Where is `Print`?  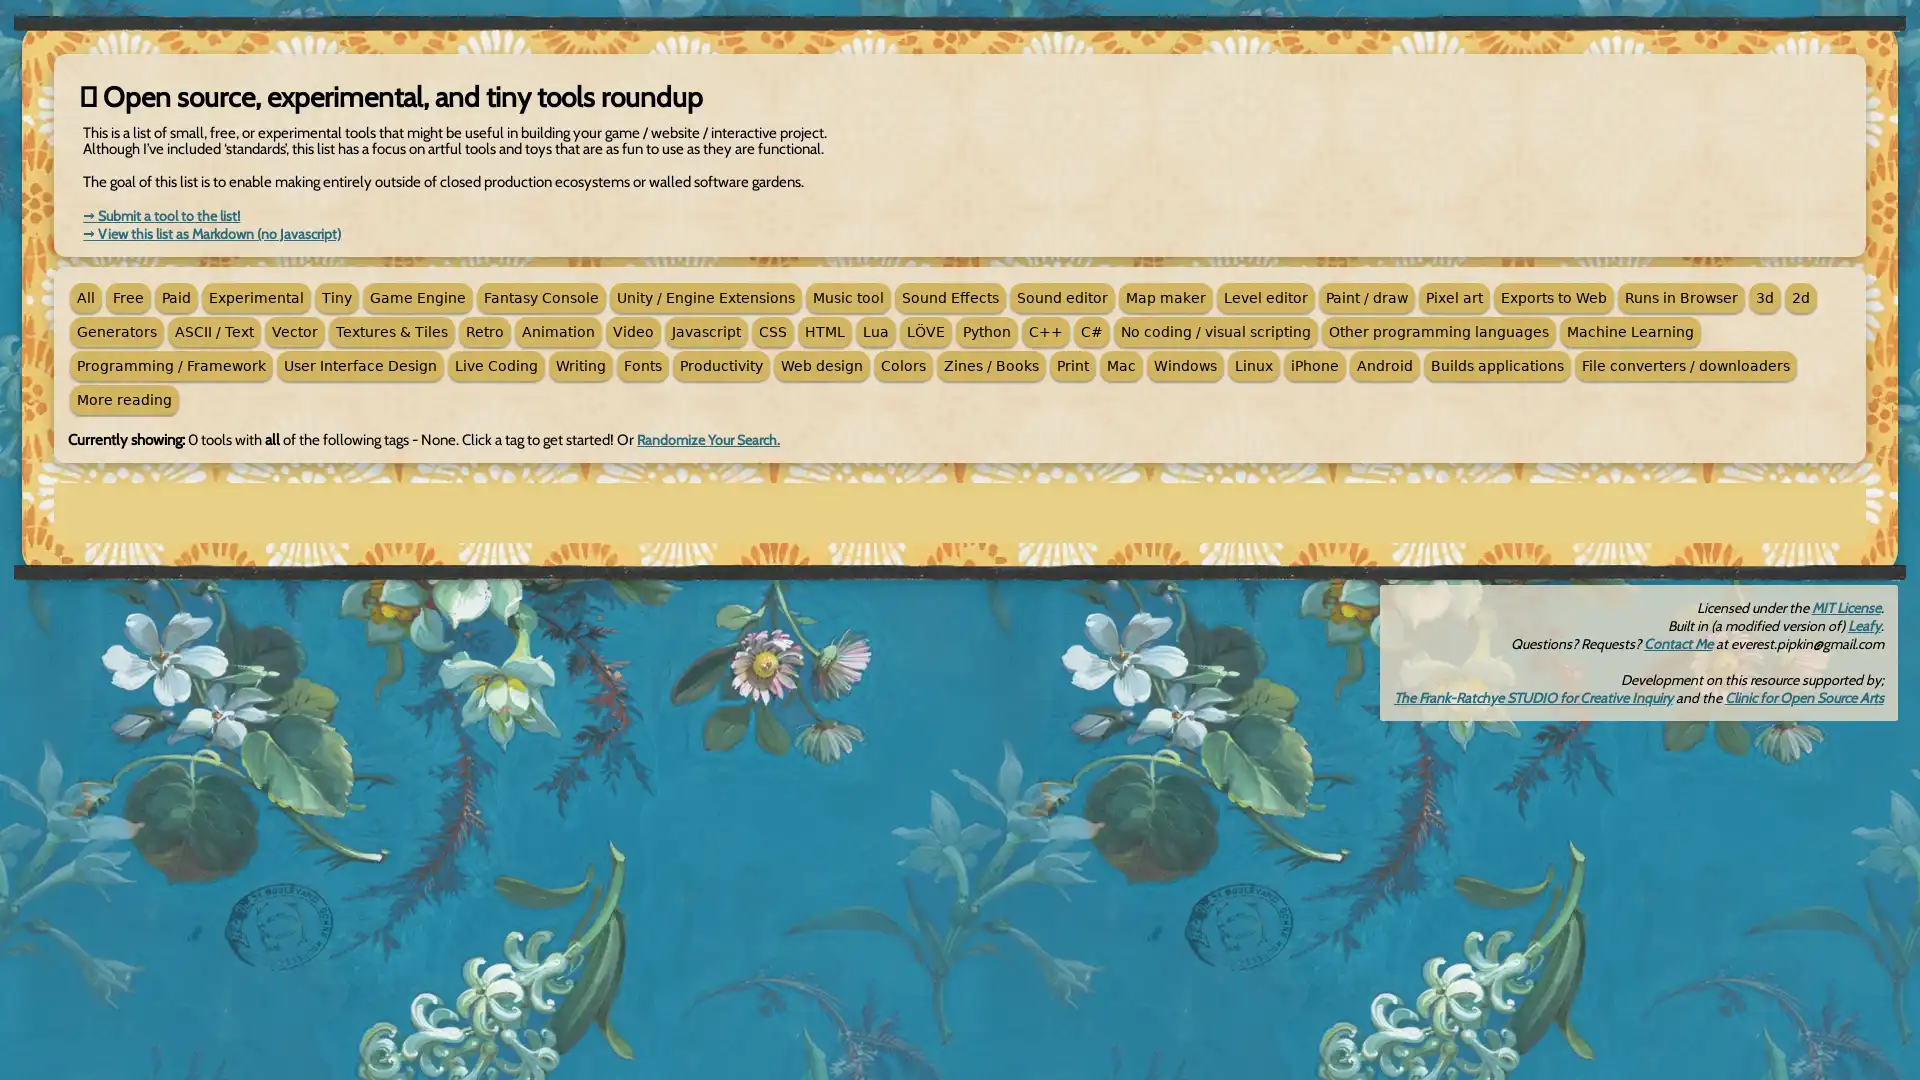
Print is located at coordinates (1072, 366).